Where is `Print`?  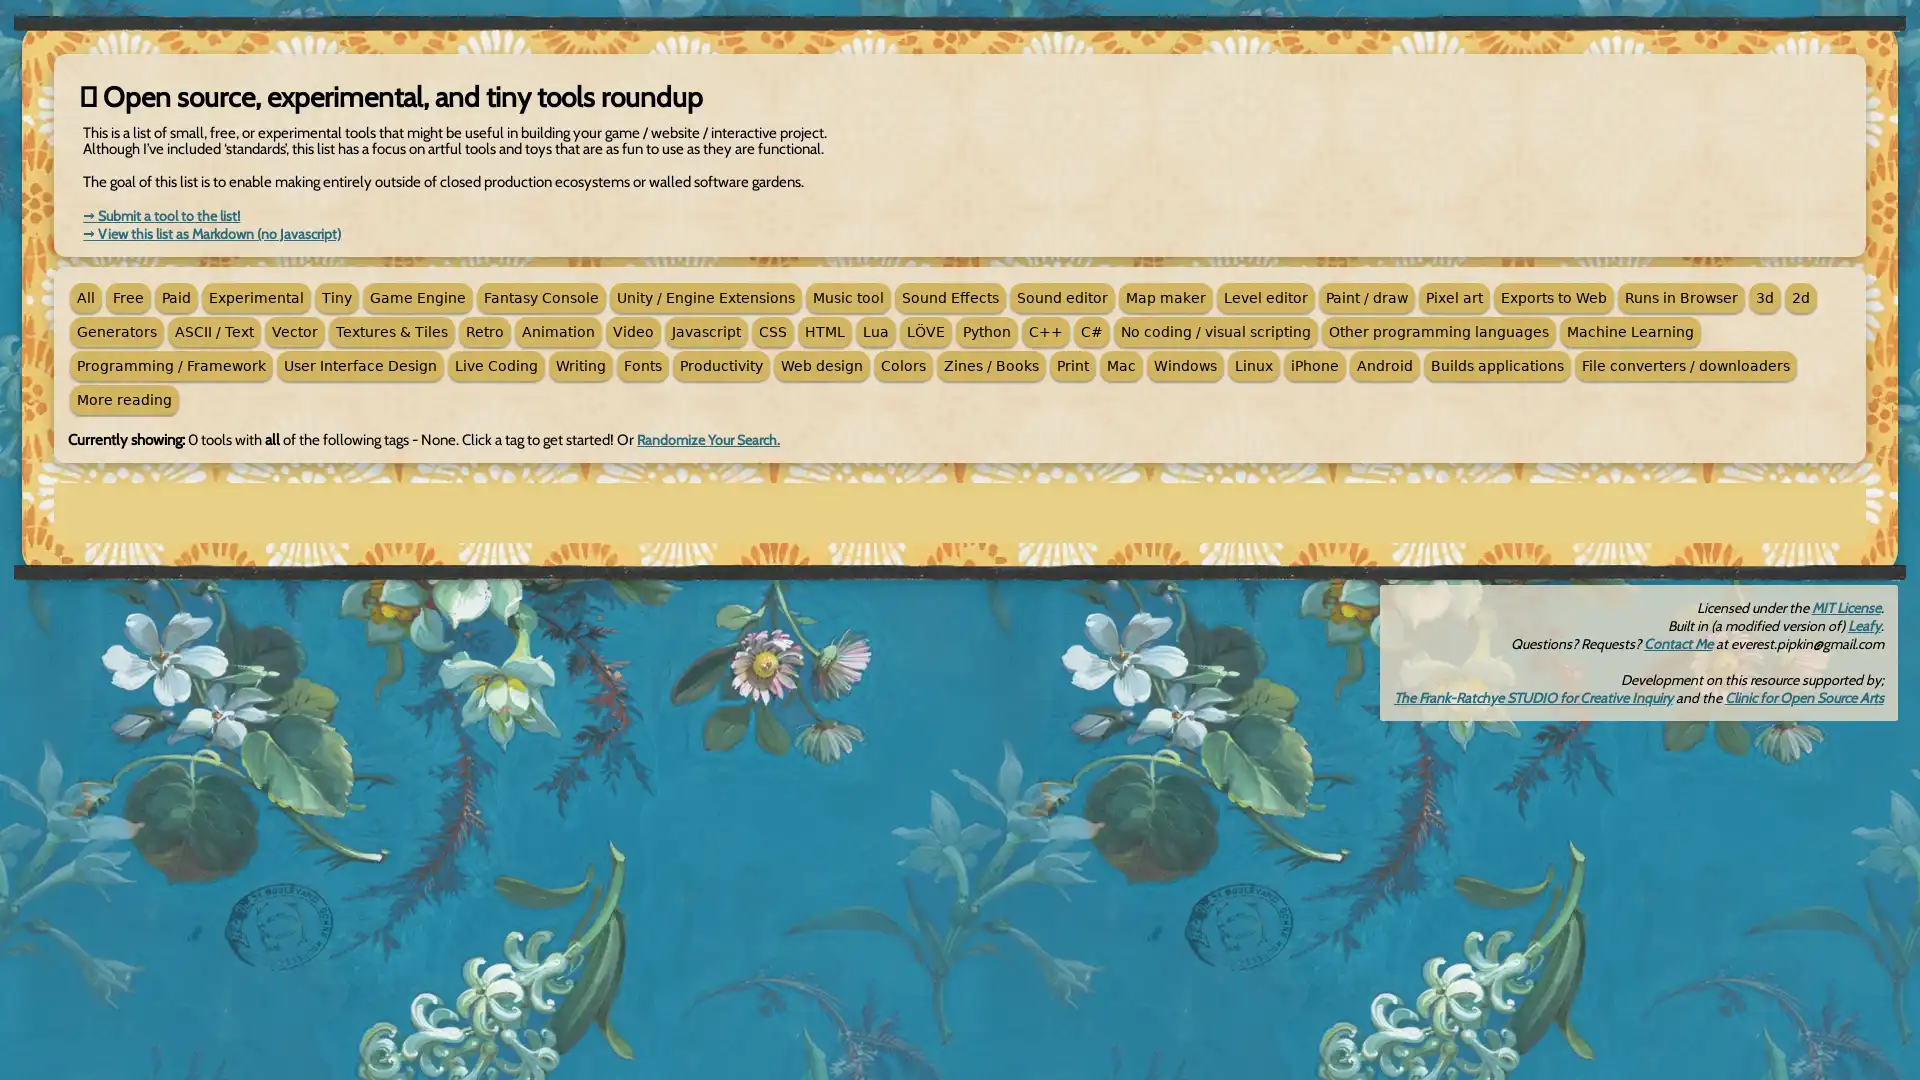
Print is located at coordinates (1072, 366).